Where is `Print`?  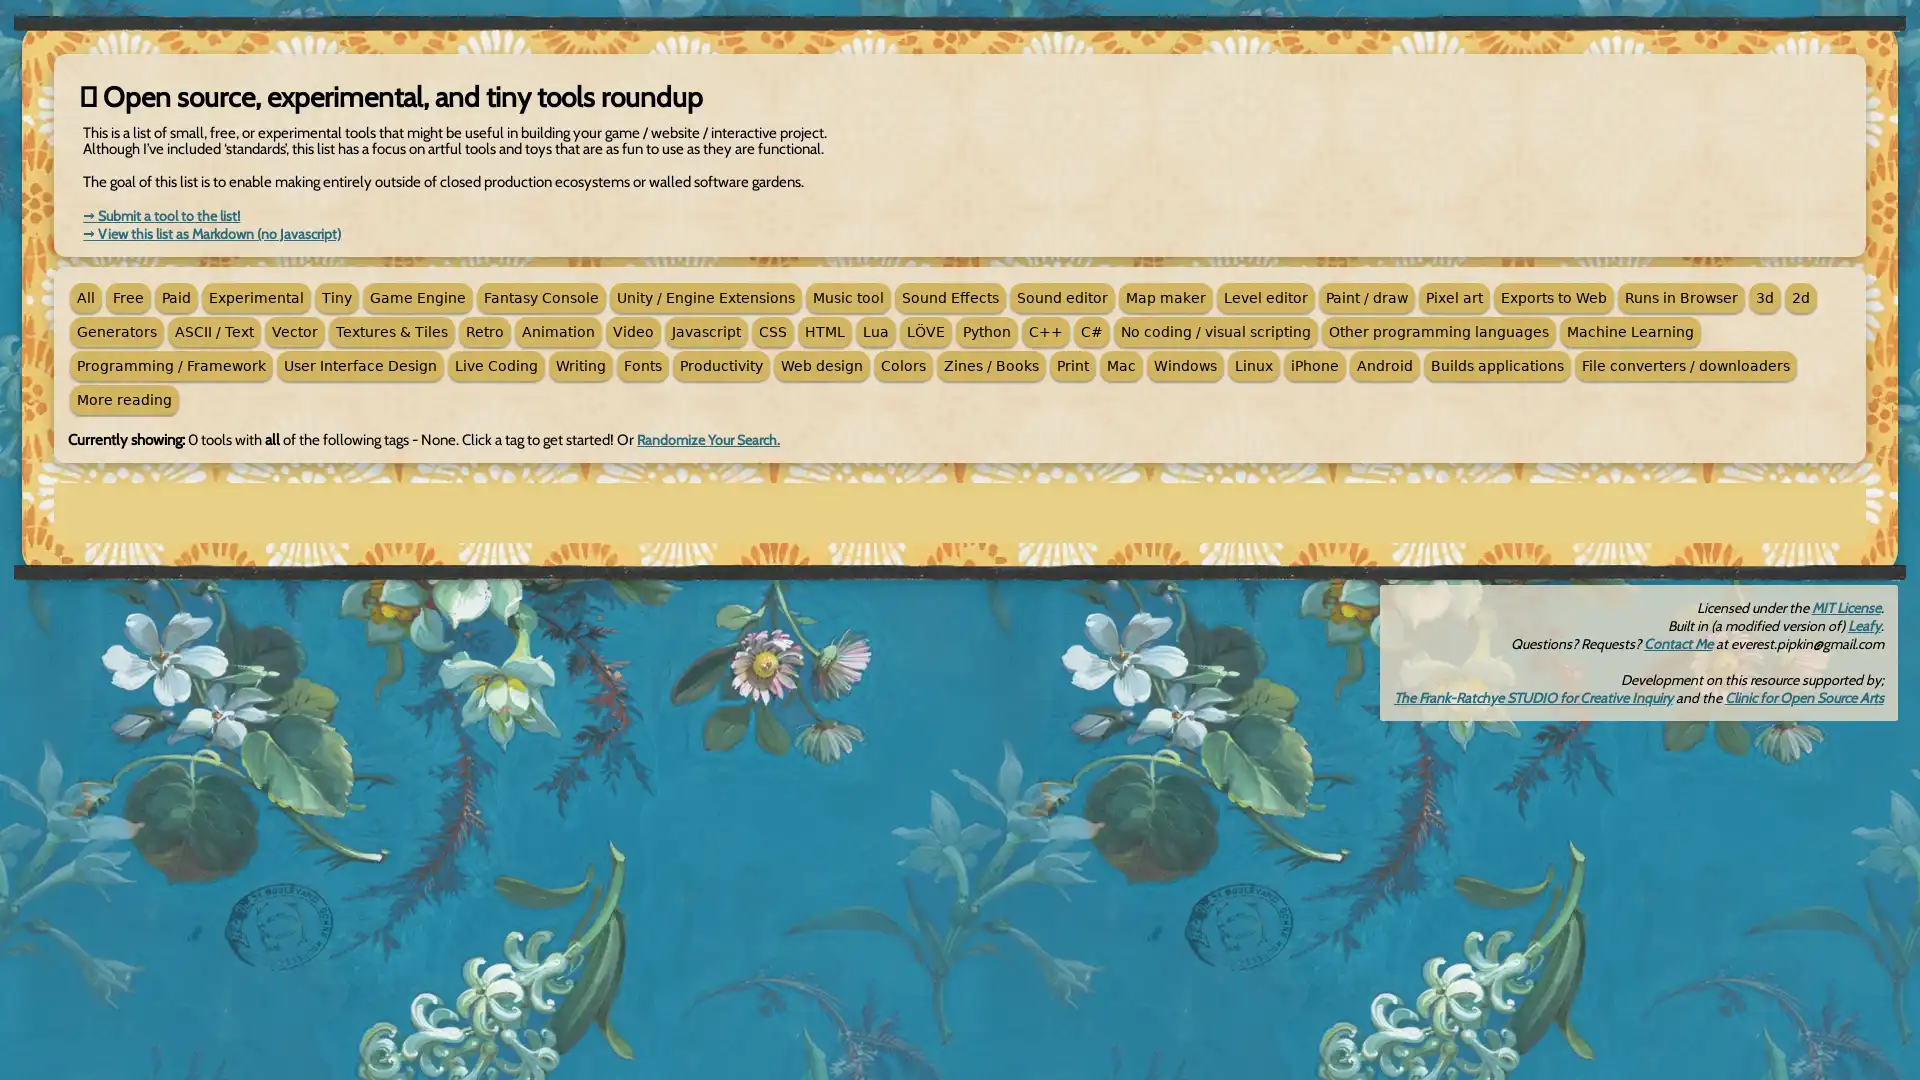
Print is located at coordinates (1072, 366).